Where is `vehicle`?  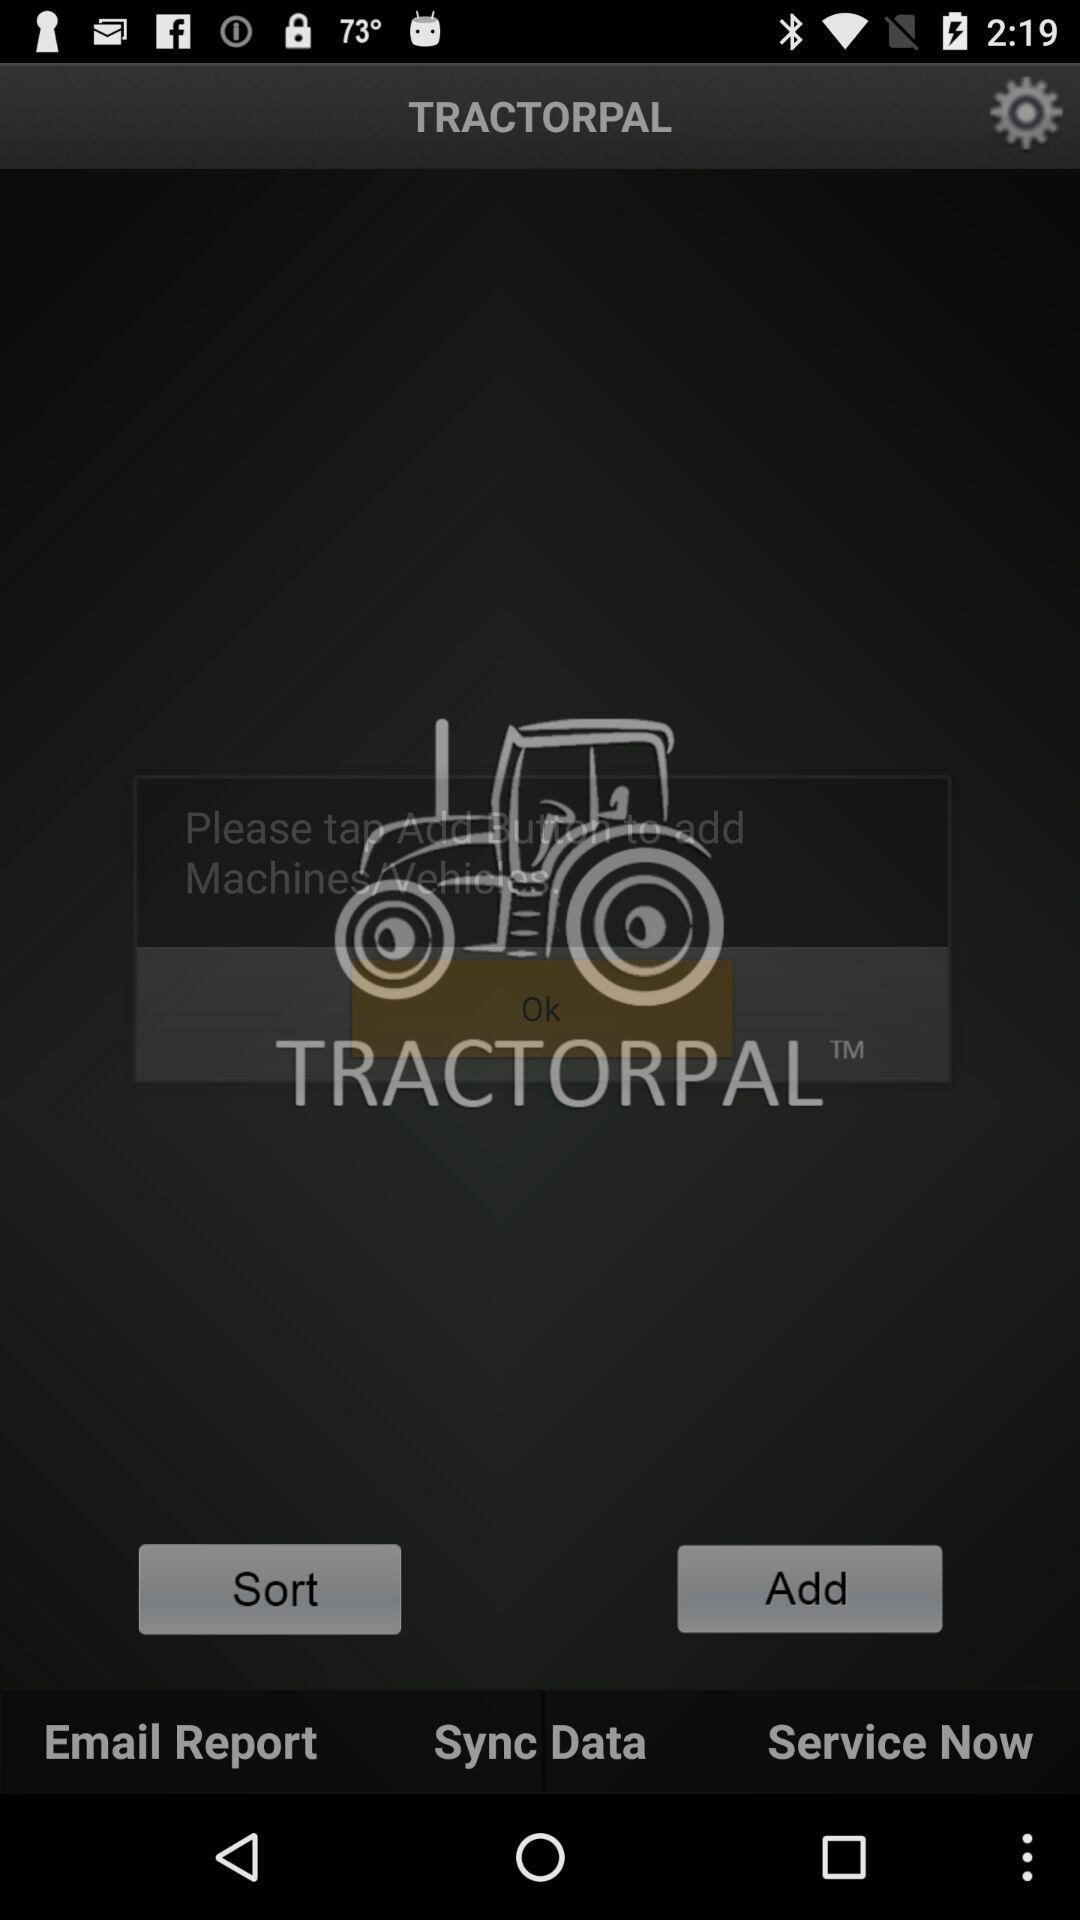
vehicle is located at coordinates (810, 1587).